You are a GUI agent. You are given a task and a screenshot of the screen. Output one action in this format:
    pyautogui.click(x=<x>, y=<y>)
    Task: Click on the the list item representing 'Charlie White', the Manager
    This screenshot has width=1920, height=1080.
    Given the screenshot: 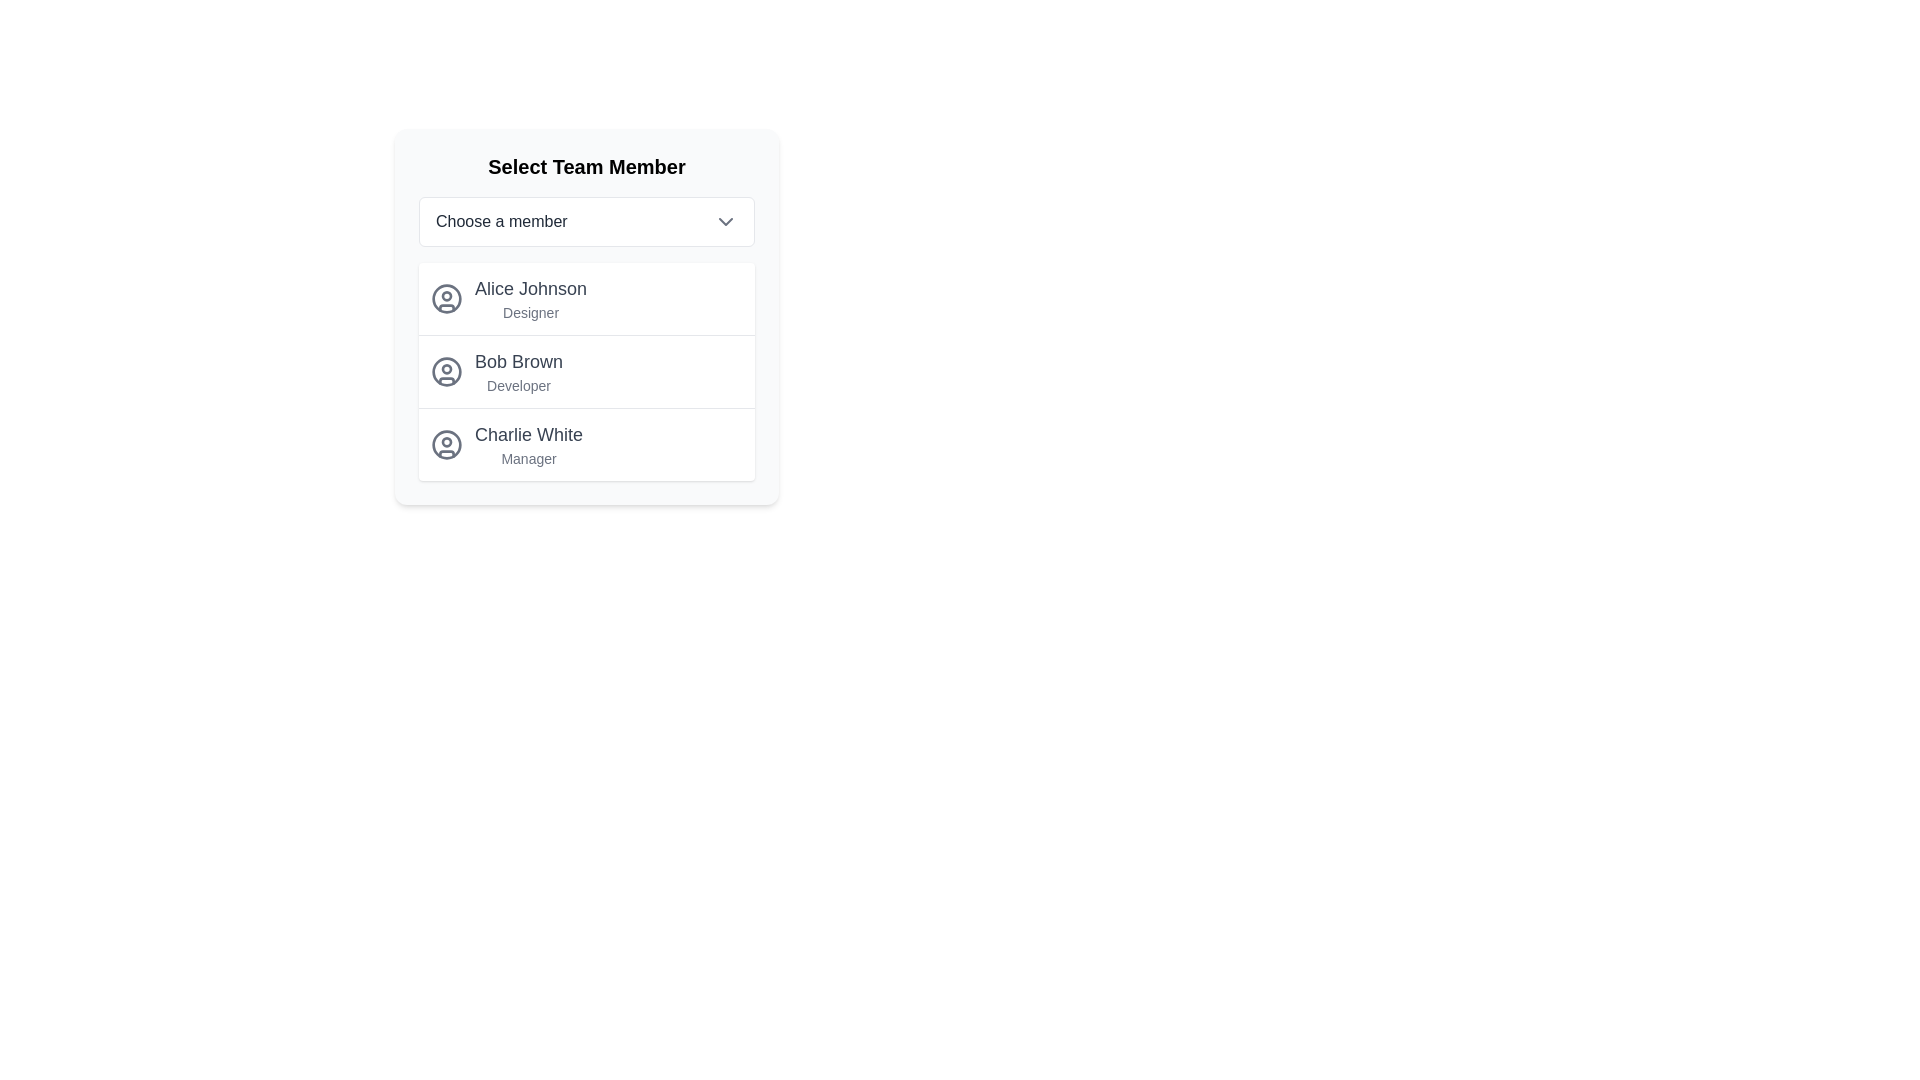 What is the action you would take?
    pyautogui.click(x=507, y=443)
    